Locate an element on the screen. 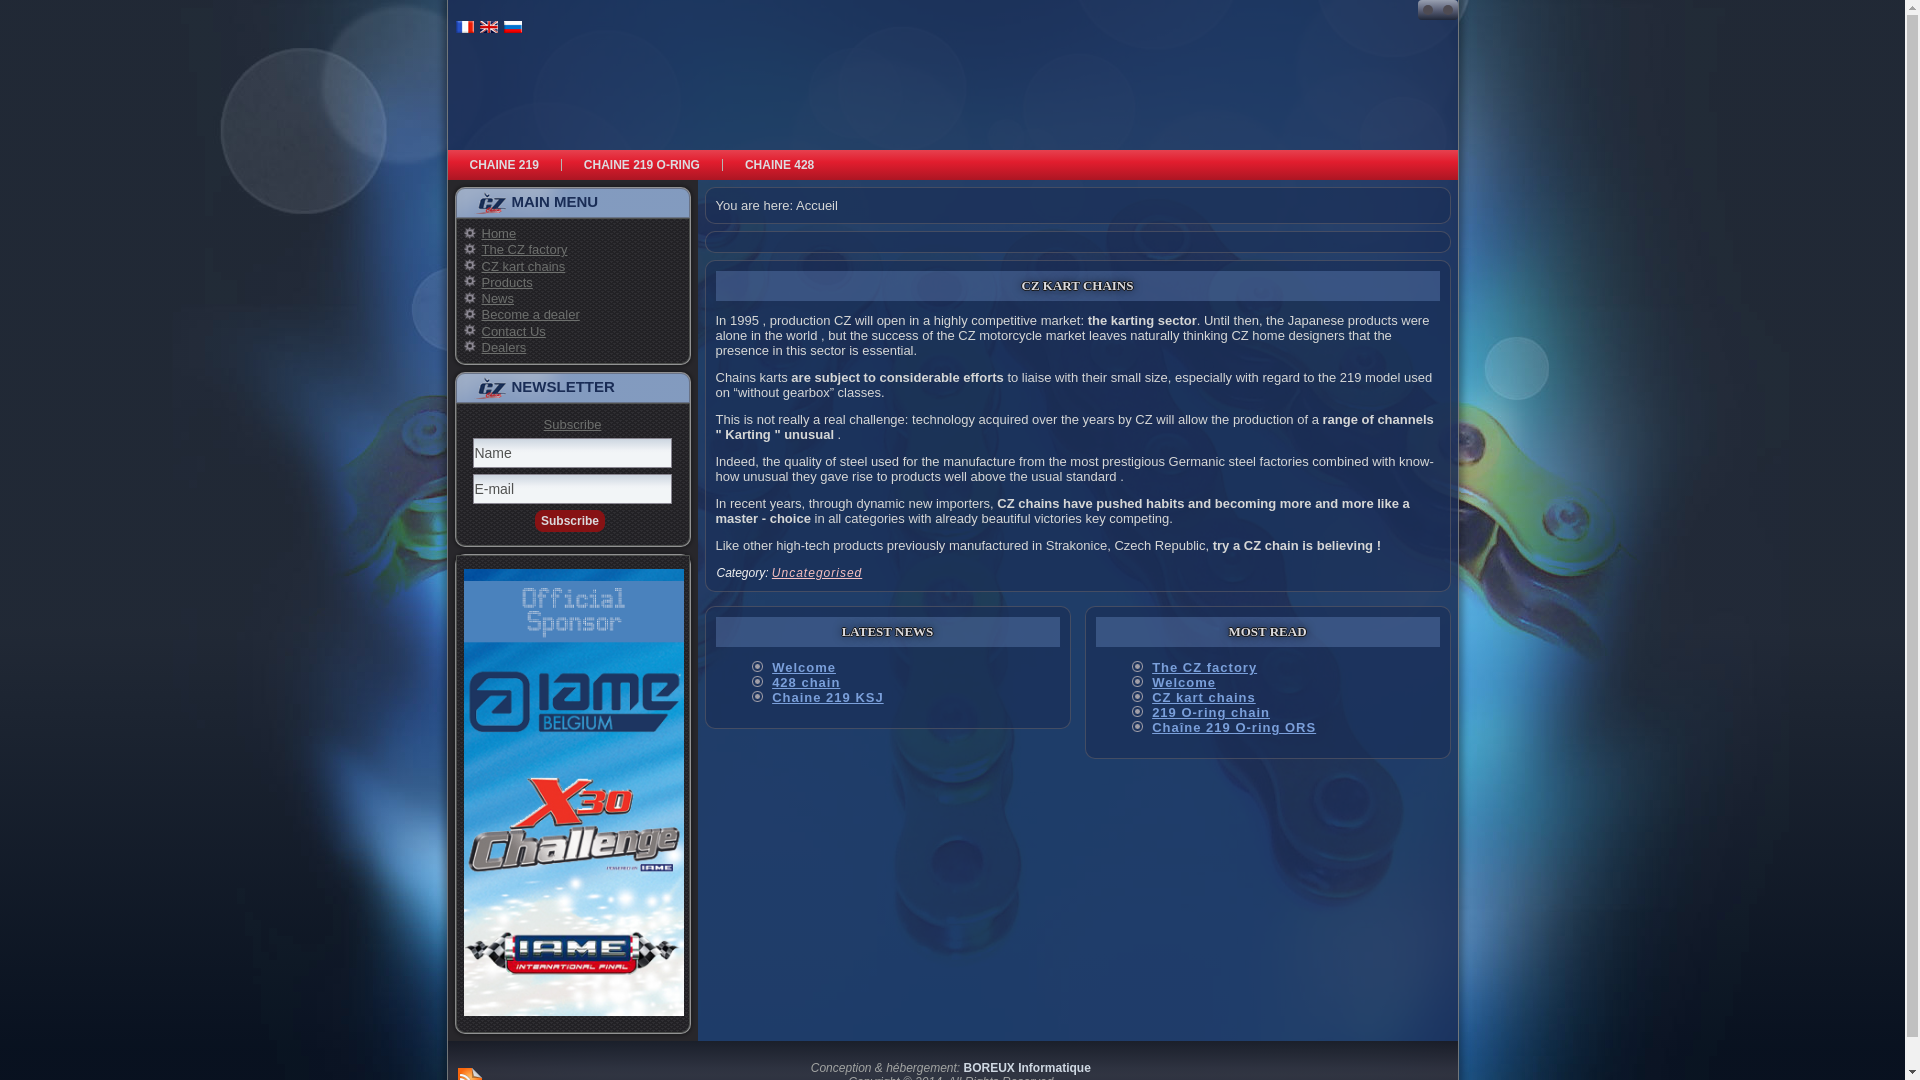 This screenshot has height=1080, width=1920. 'Subscribe' is located at coordinates (571, 423).